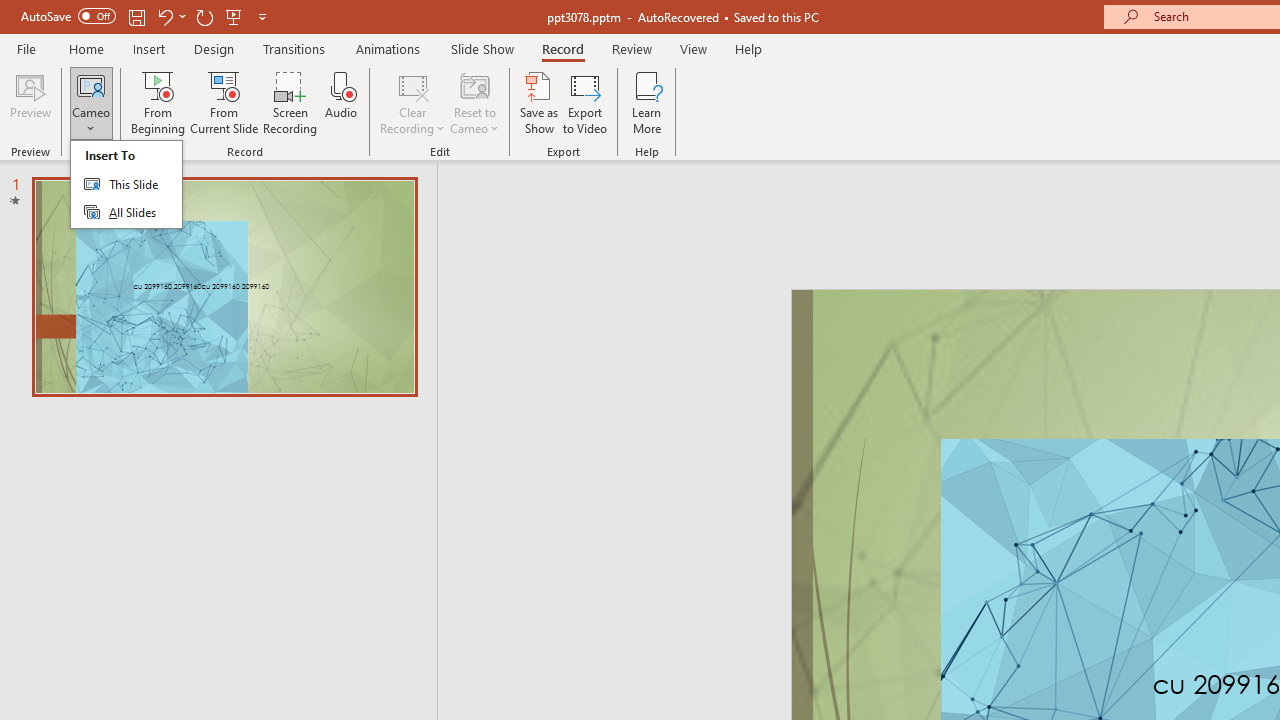  What do you see at coordinates (157, 103) in the screenshot?
I see `'From Beginning...'` at bounding box center [157, 103].